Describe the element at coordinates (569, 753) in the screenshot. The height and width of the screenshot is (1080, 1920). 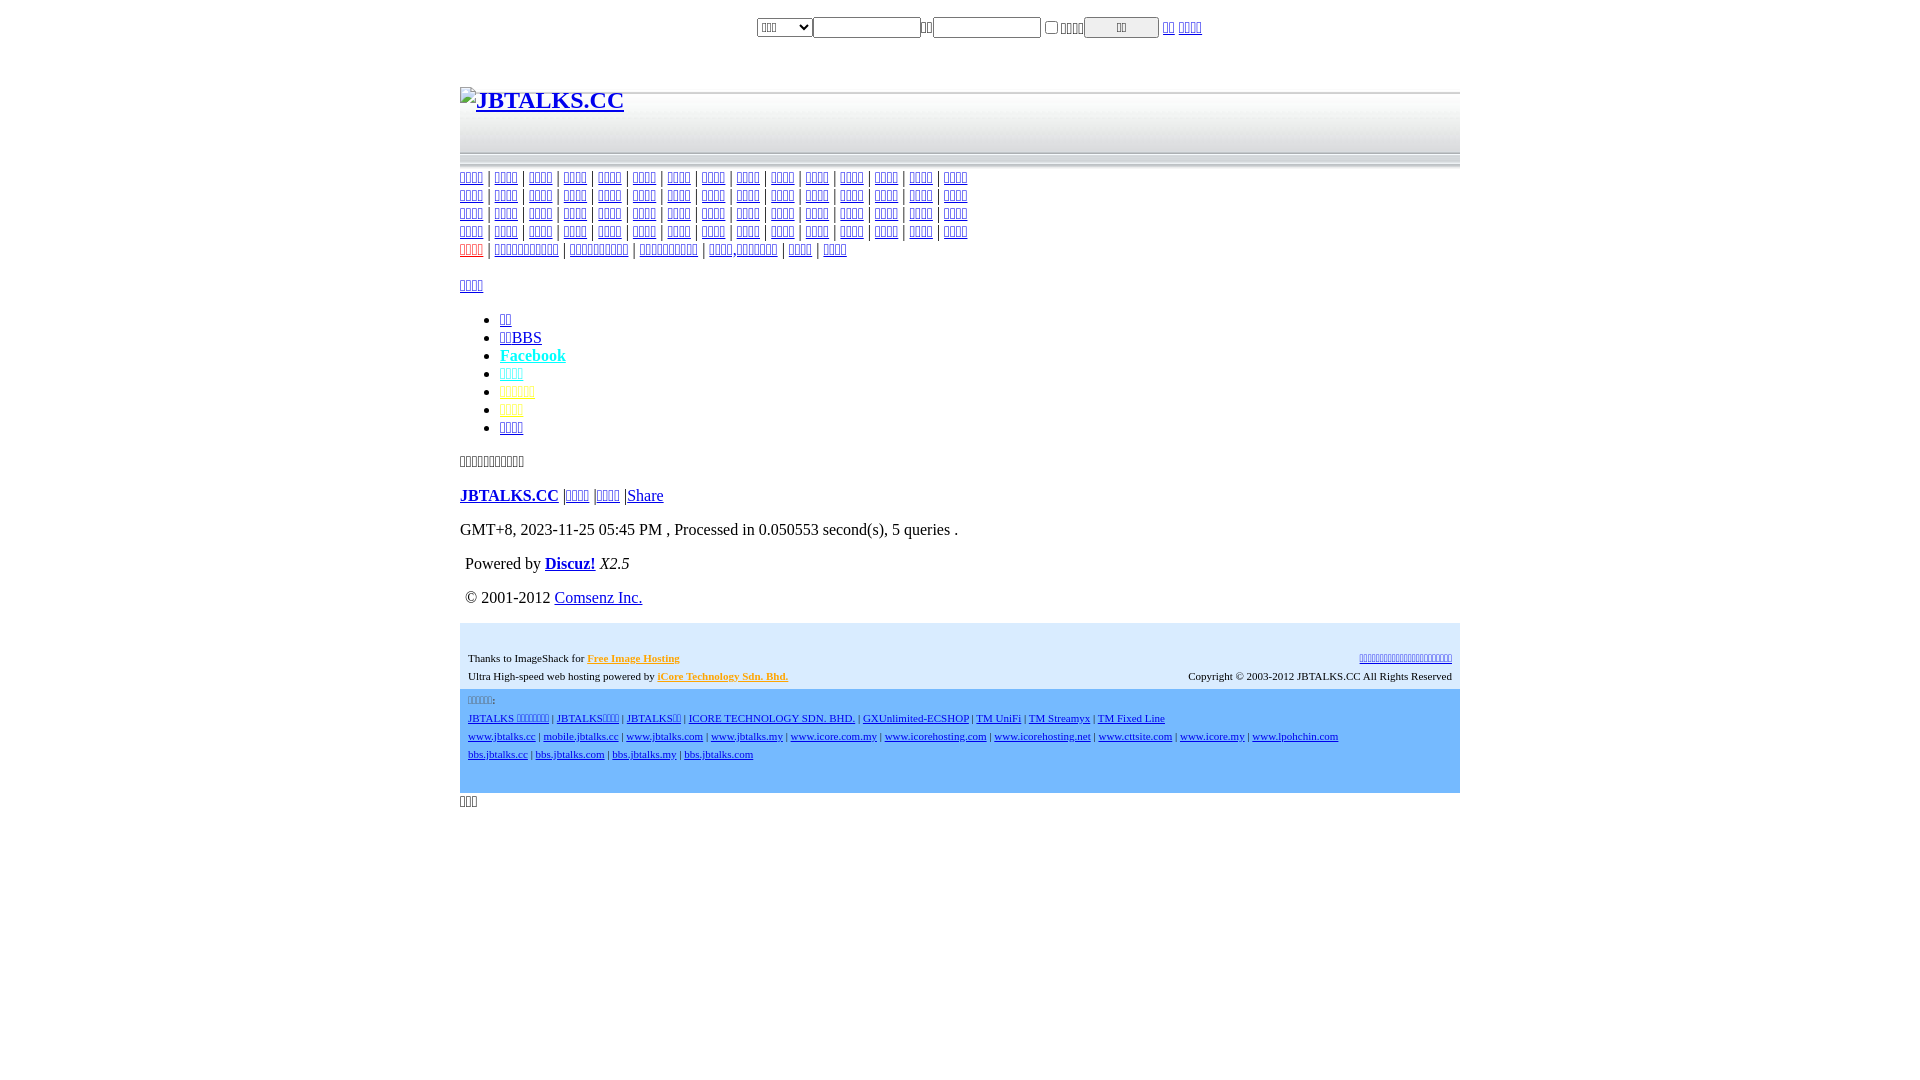
I see `'bbs.jbtalks.com'` at that location.